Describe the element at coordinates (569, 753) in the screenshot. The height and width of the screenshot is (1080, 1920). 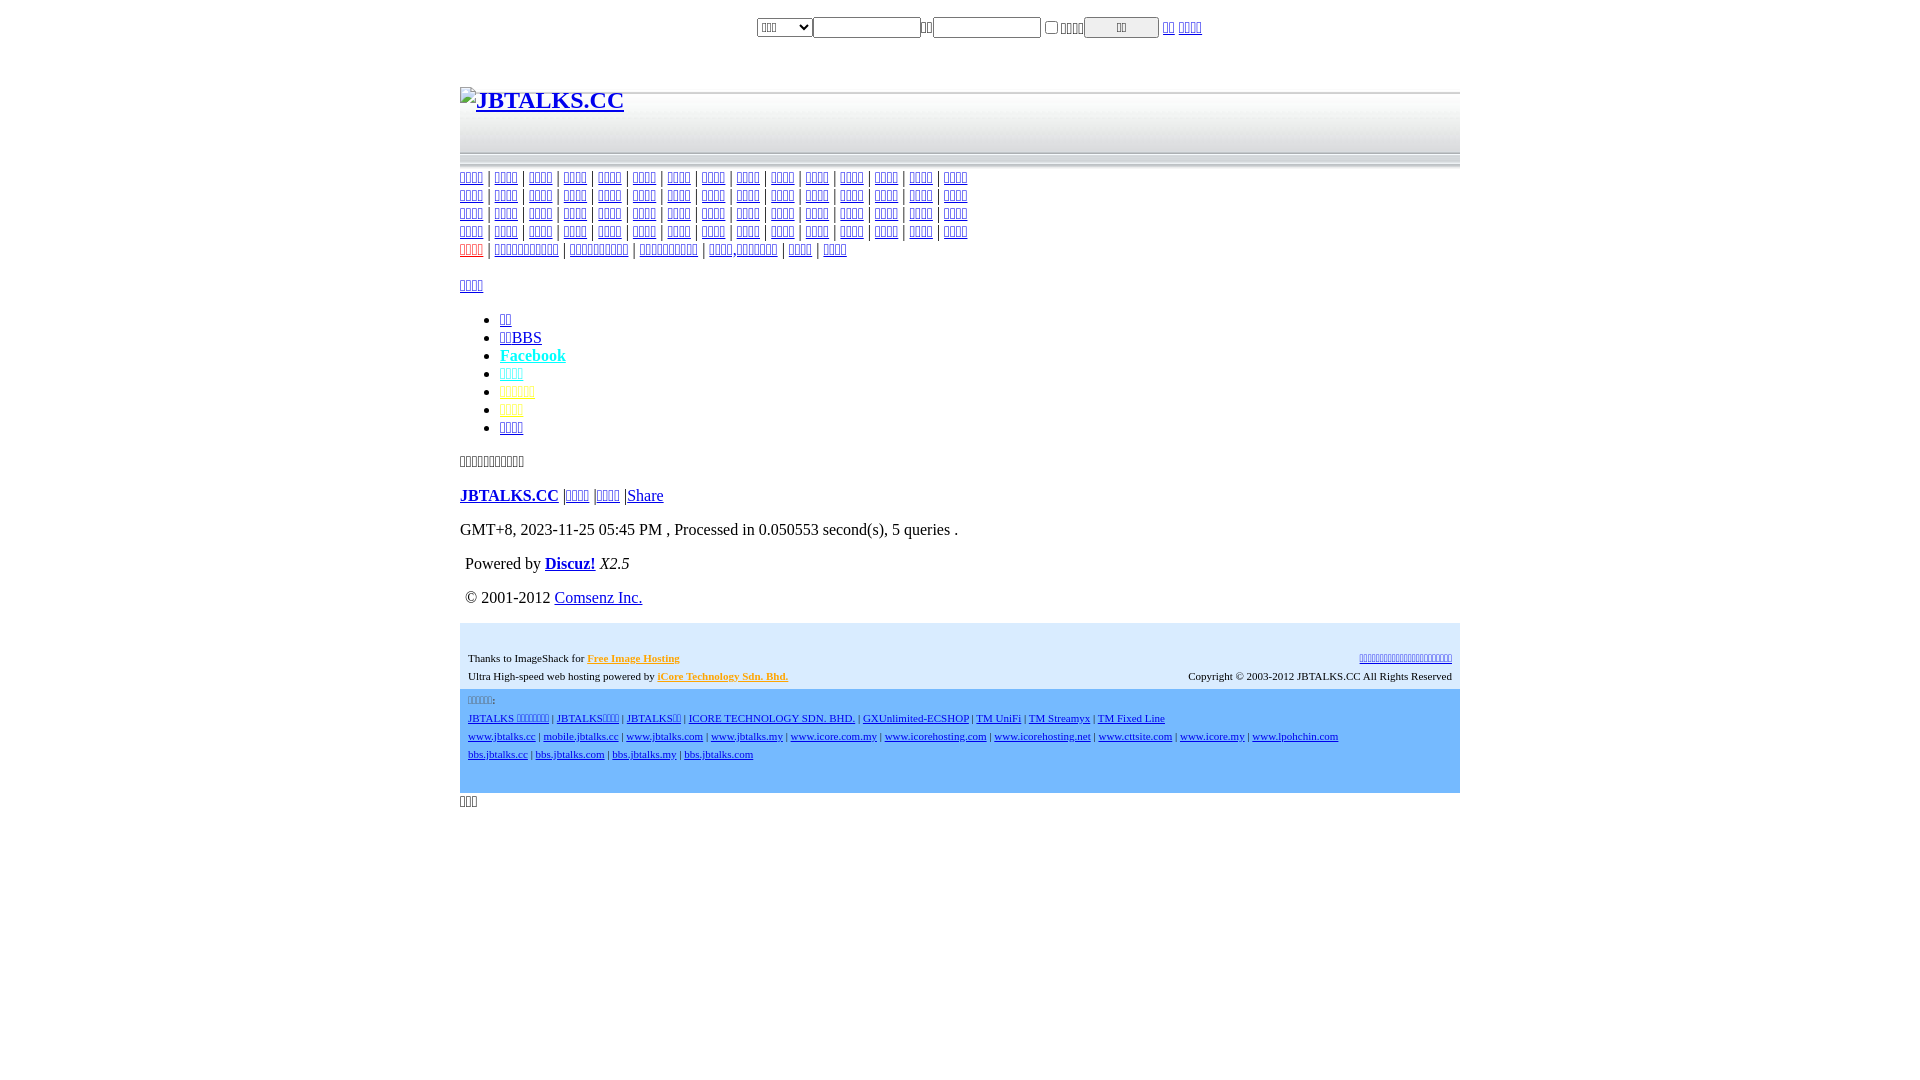
I see `'bbs.jbtalks.com'` at that location.